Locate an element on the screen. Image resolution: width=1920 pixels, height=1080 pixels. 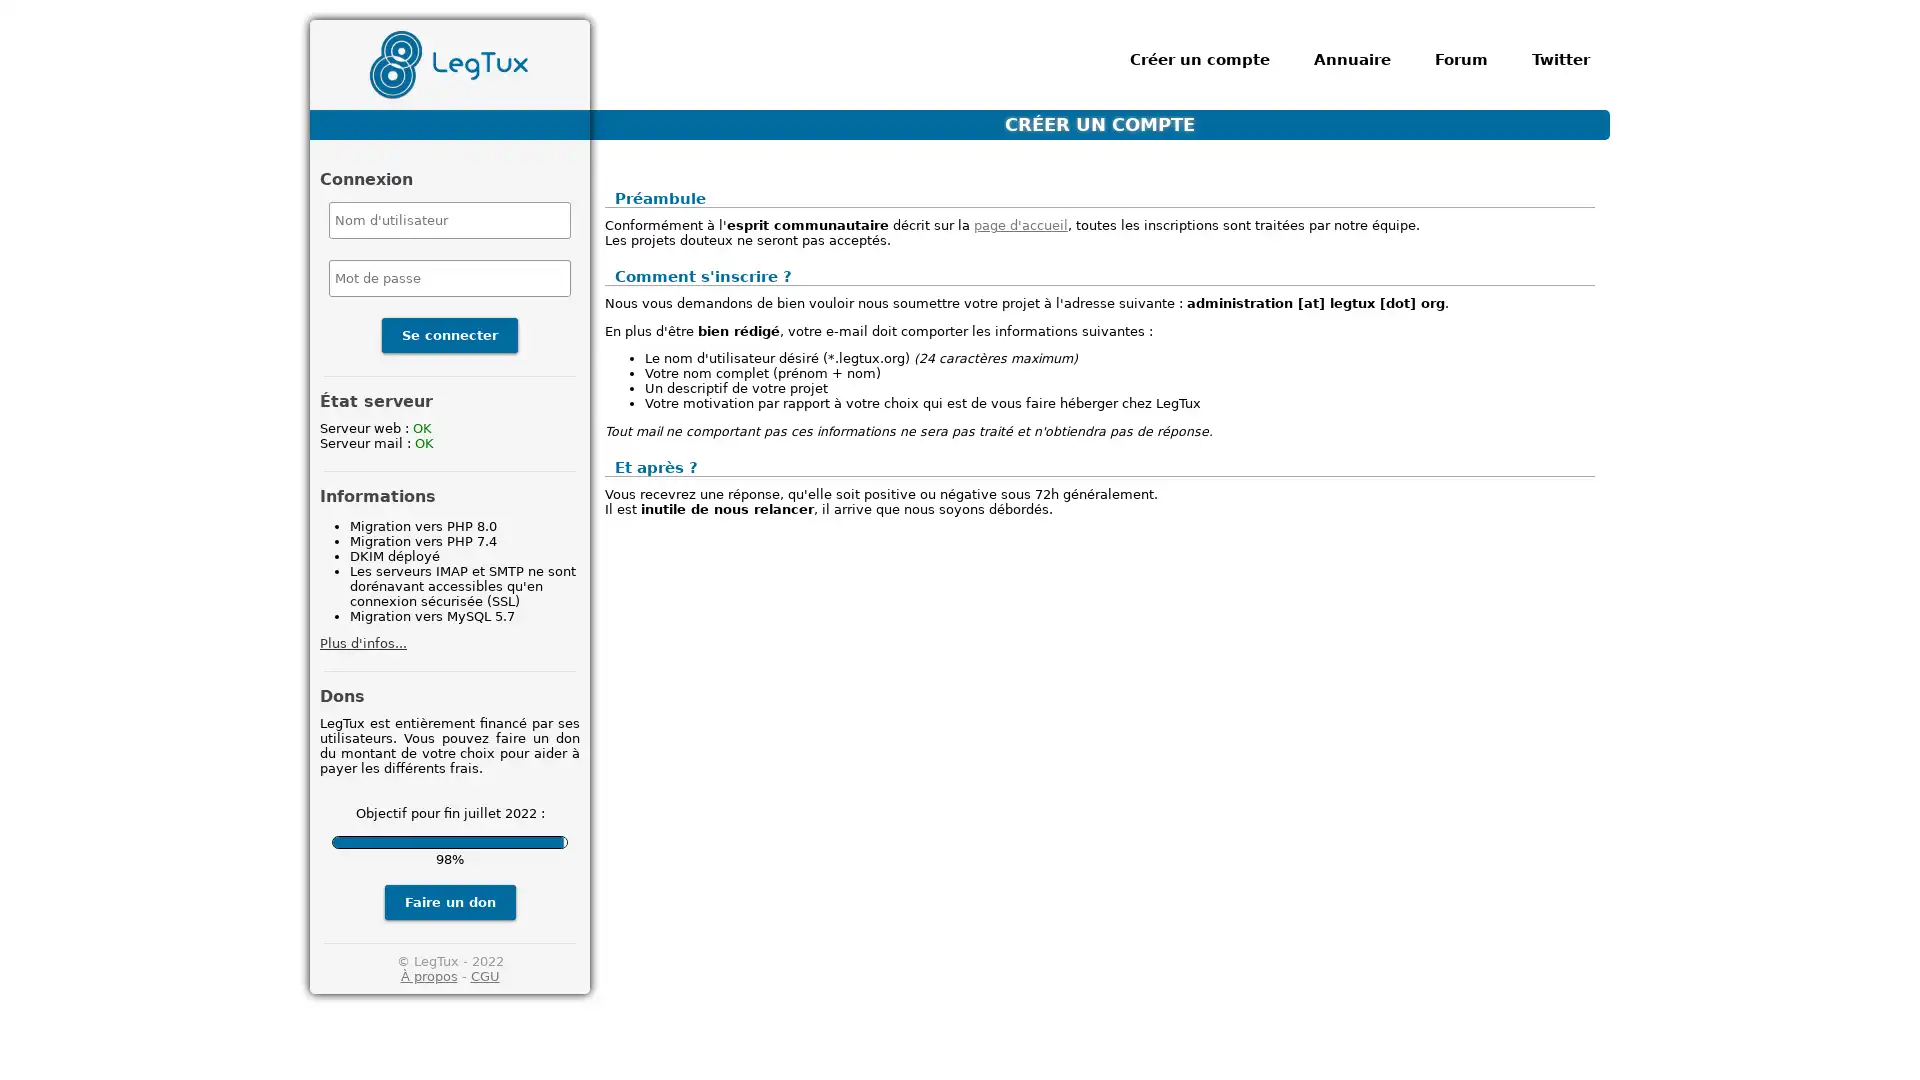
Se connecter is located at coordinates (449, 334).